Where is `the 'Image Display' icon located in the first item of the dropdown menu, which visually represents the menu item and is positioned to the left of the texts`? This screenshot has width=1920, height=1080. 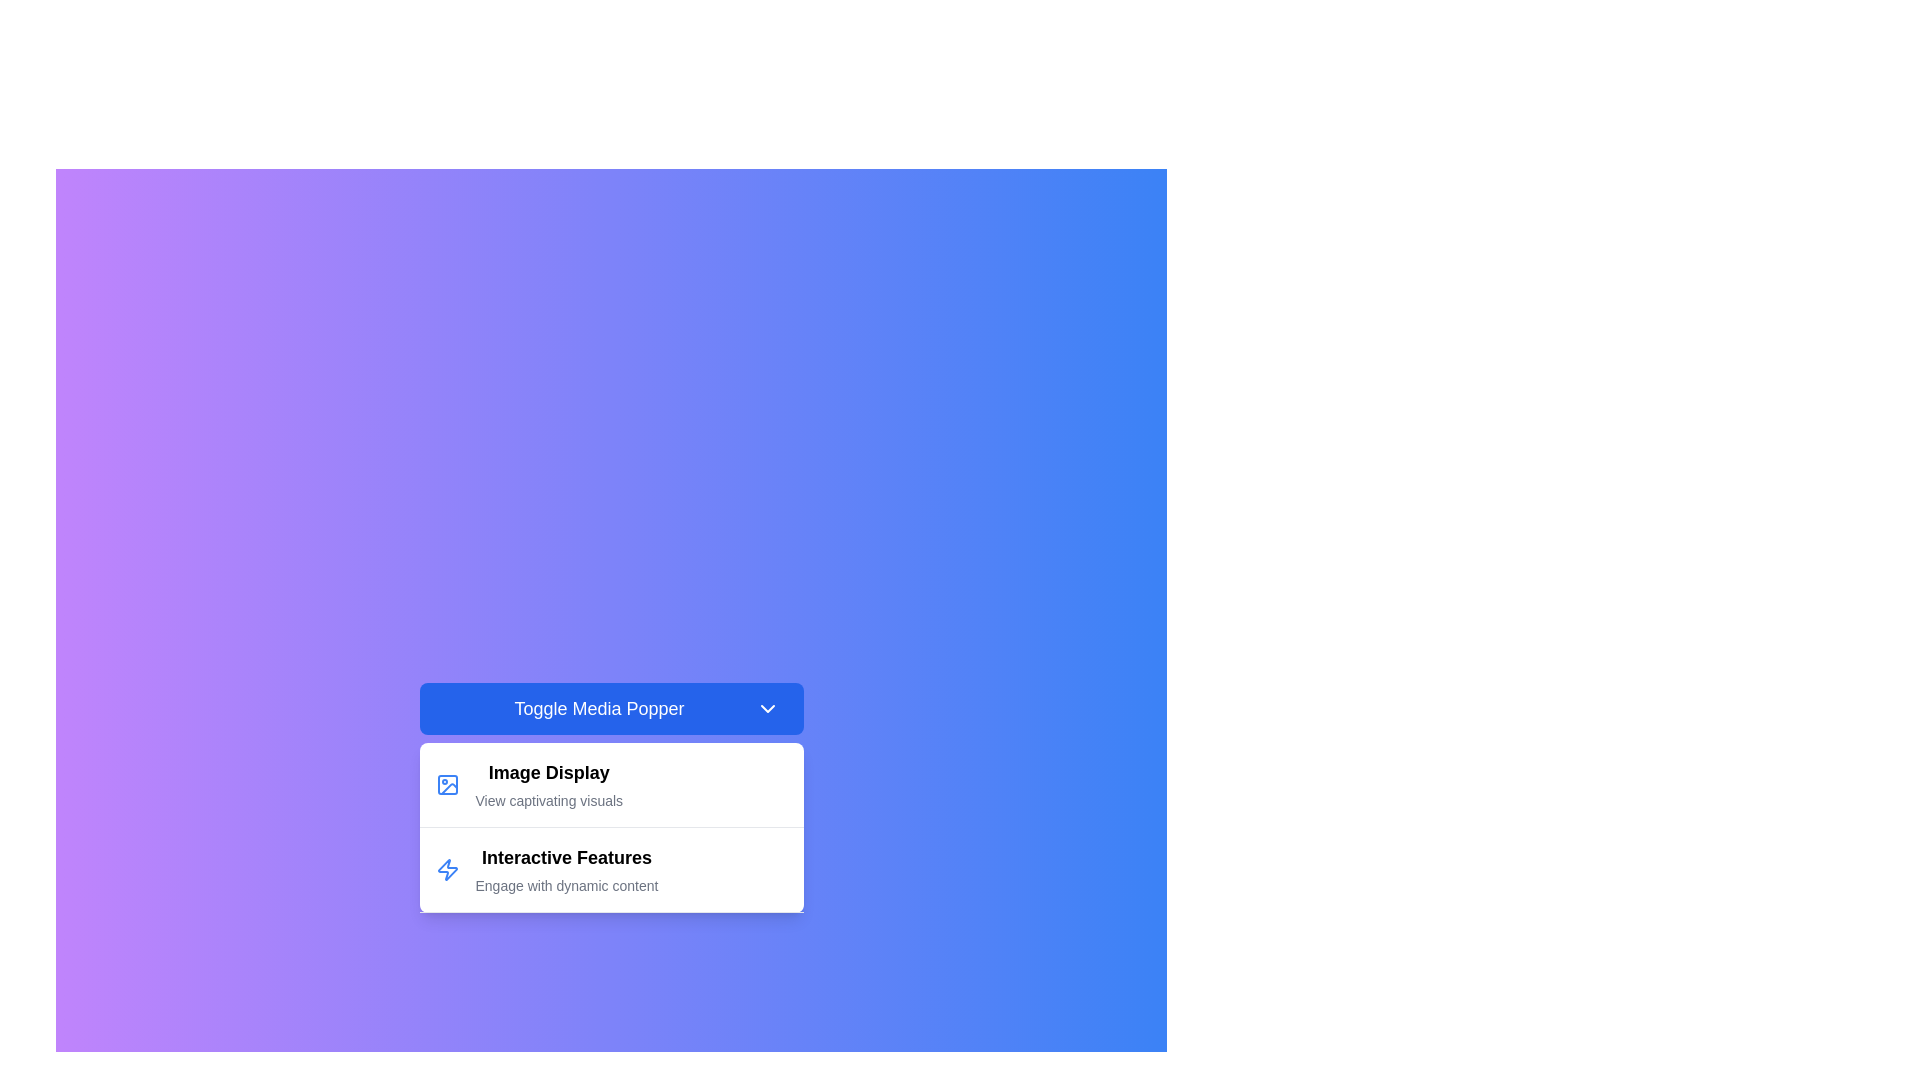
the 'Image Display' icon located in the first item of the dropdown menu, which visually represents the menu item and is positioned to the left of the texts is located at coordinates (446, 784).